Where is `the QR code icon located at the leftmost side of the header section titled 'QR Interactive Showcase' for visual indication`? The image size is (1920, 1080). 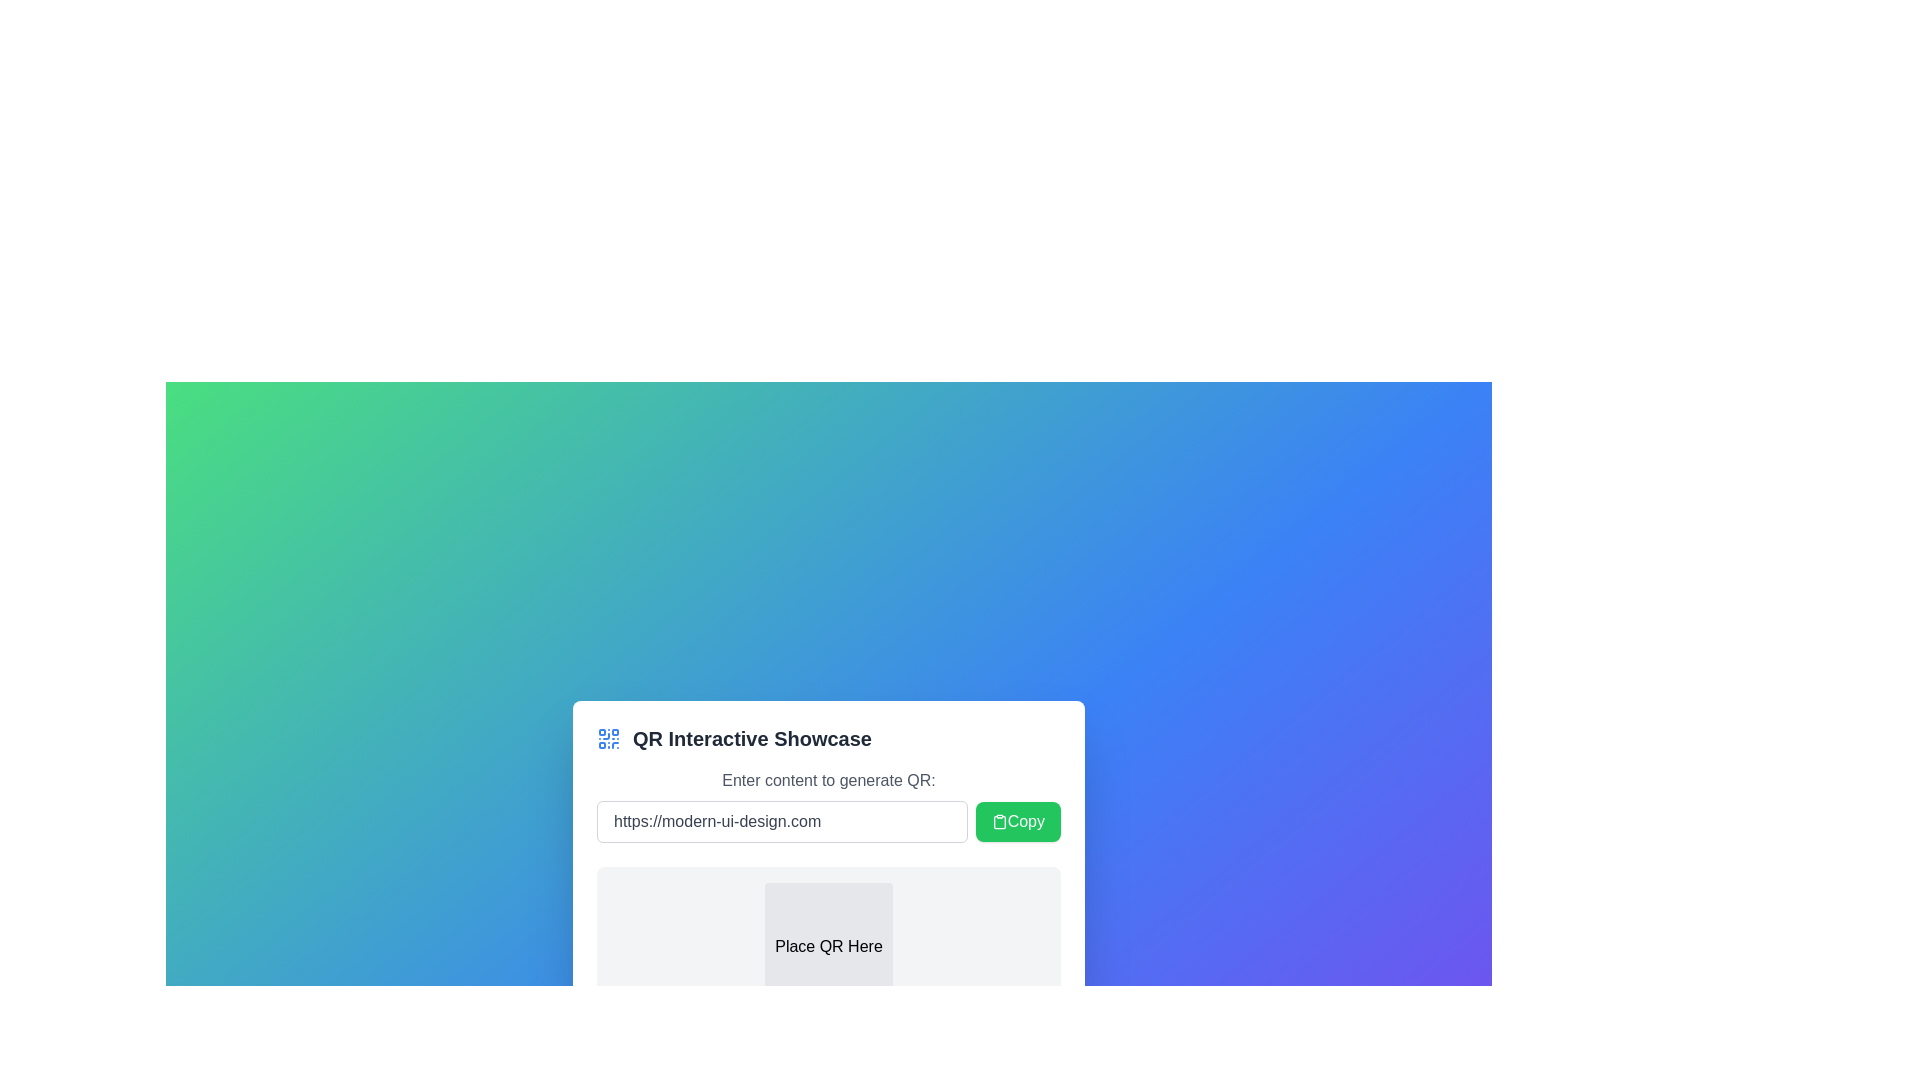
the QR code icon located at the leftmost side of the header section titled 'QR Interactive Showcase' for visual indication is located at coordinates (608, 739).